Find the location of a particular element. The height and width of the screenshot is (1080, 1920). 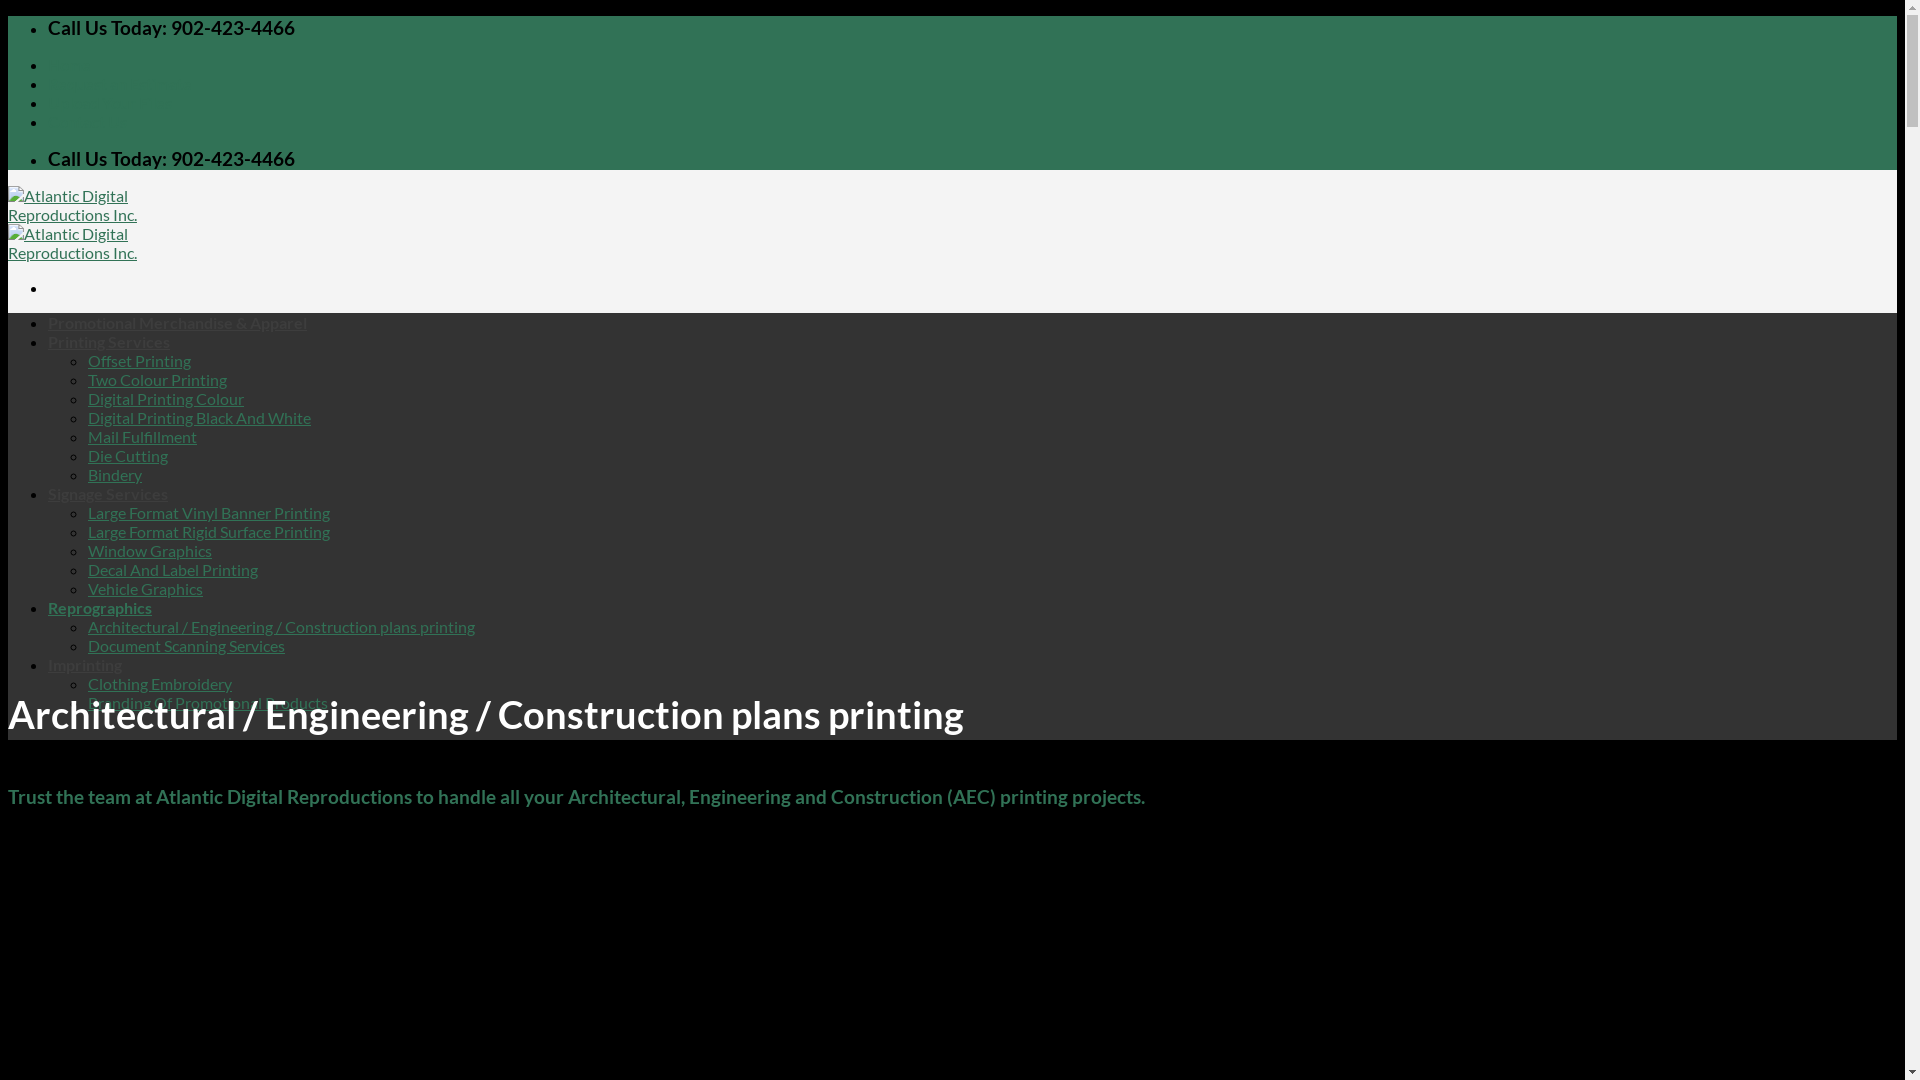

'Upload Your Files' is located at coordinates (109, 102).